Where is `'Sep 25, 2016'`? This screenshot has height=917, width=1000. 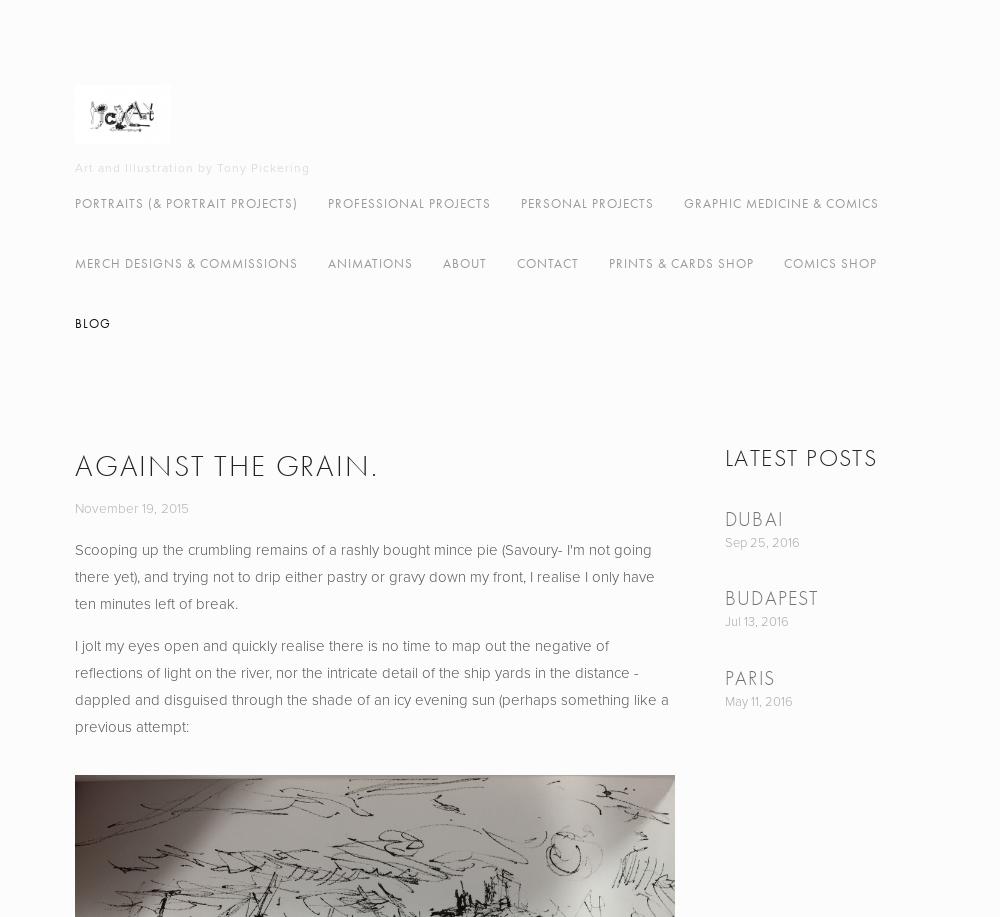 'Sep 25, 2016' is located at coordinates (762, 542).